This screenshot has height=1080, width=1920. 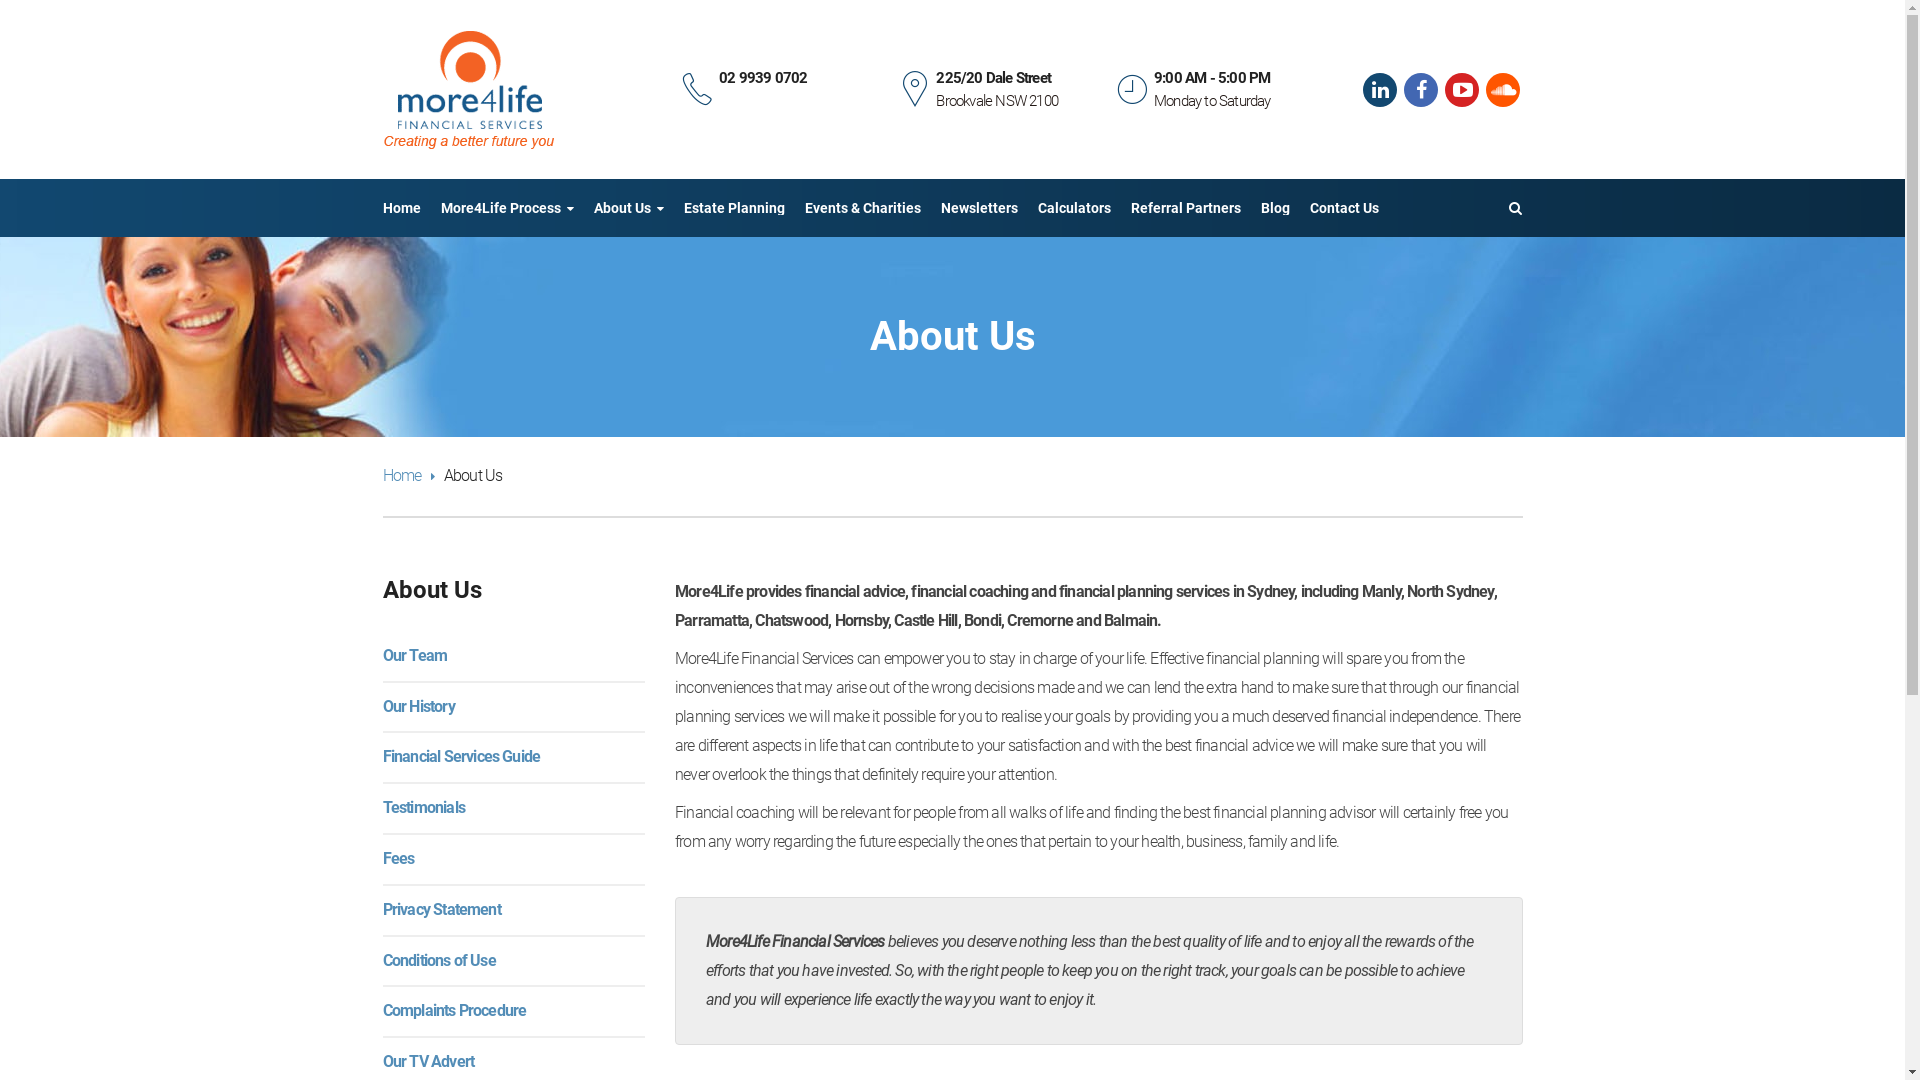 I want to click on 'Our TV Advert', so click(x=426, y=1060).